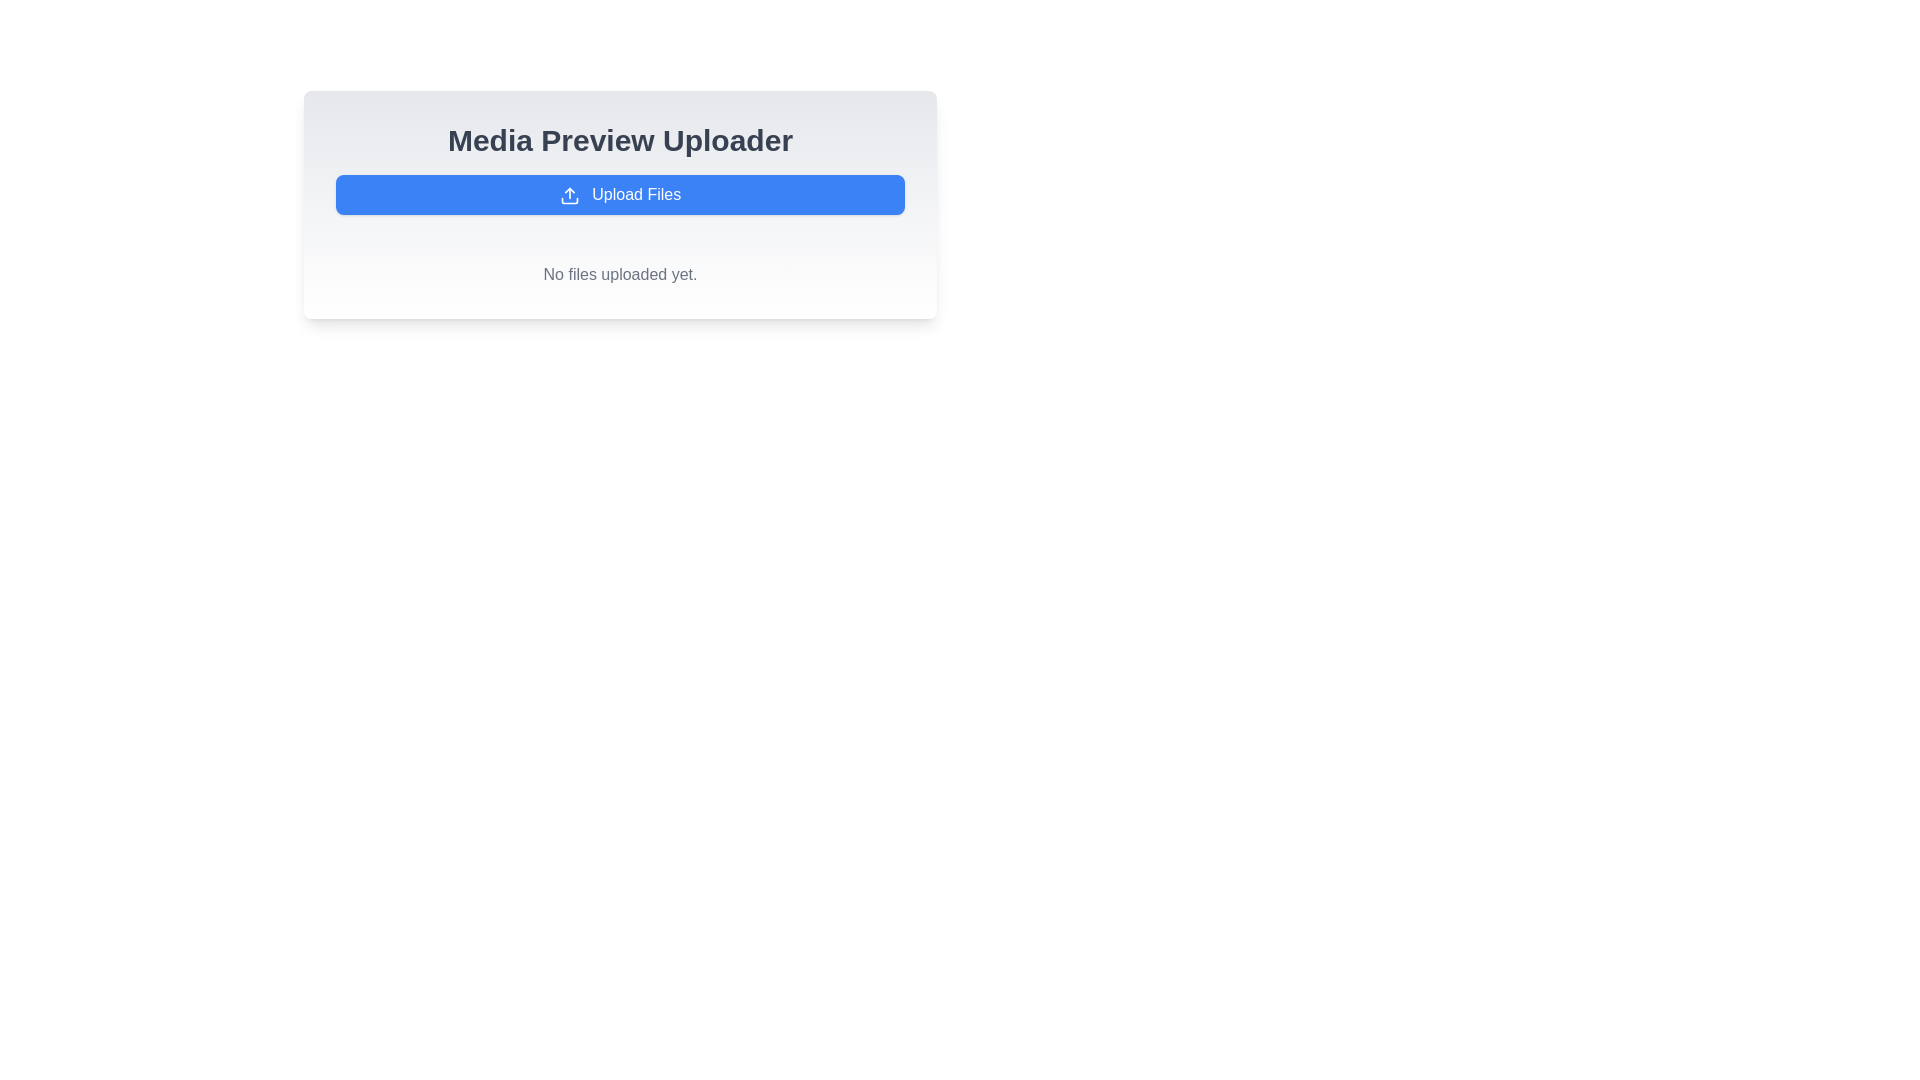  Describe the element at coordinates (619, 274) in the screenshot. I see `the text label displaying 'No files uploaded yet.' which is centered below the 'Upload Files' button` at that location.